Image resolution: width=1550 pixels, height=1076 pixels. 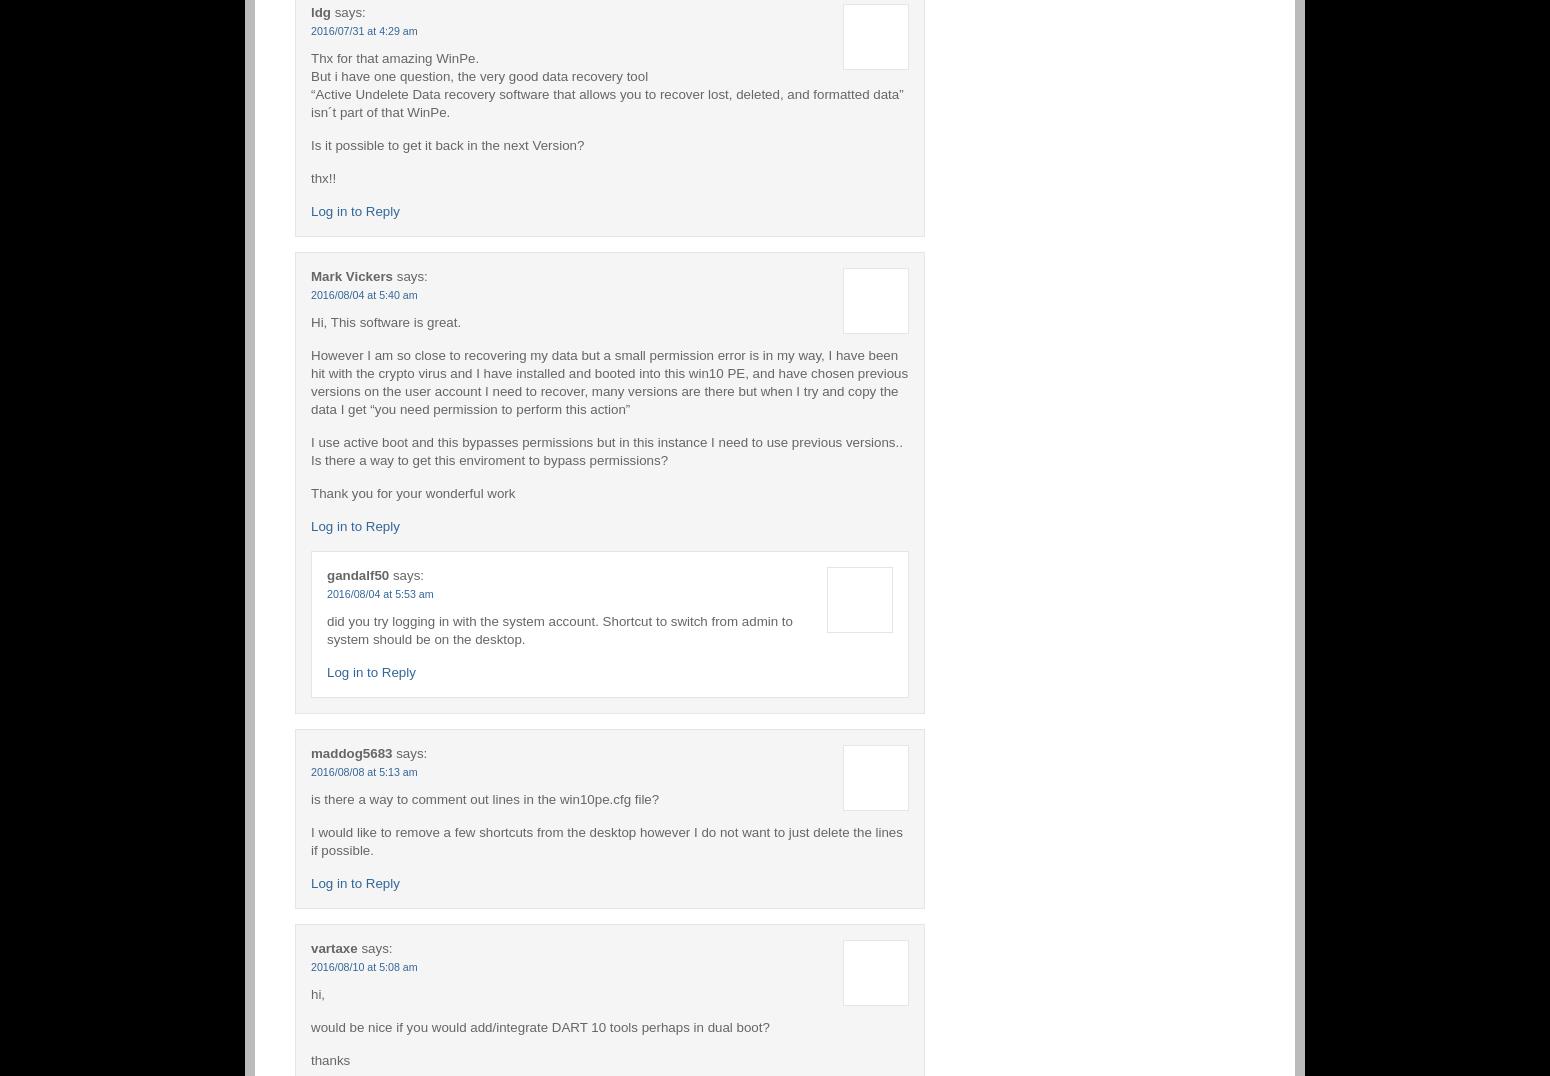 I want to click on 'thx!!', so click(x=322, y=177).